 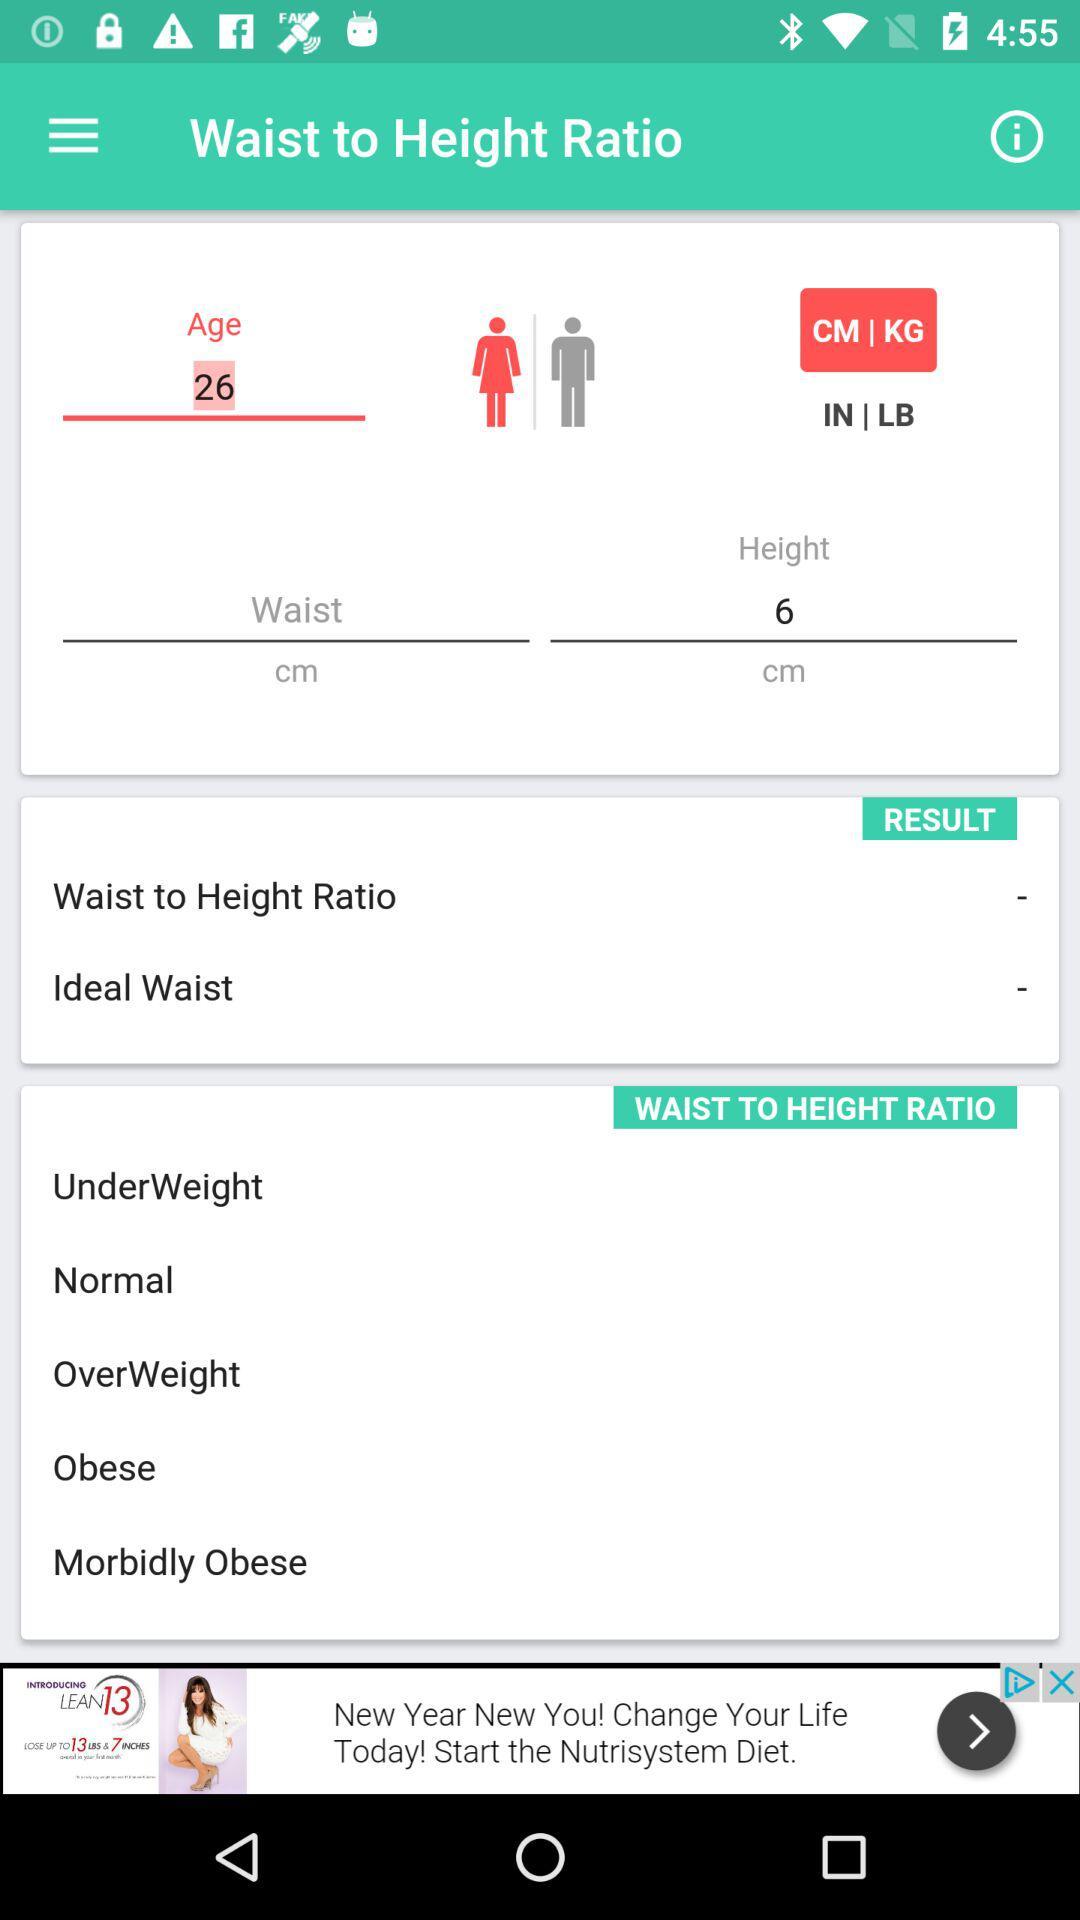 What do you see at coordinates (540, 1727) in the screenshot?
I see `advertisement` at bounding box center [540, 1727].